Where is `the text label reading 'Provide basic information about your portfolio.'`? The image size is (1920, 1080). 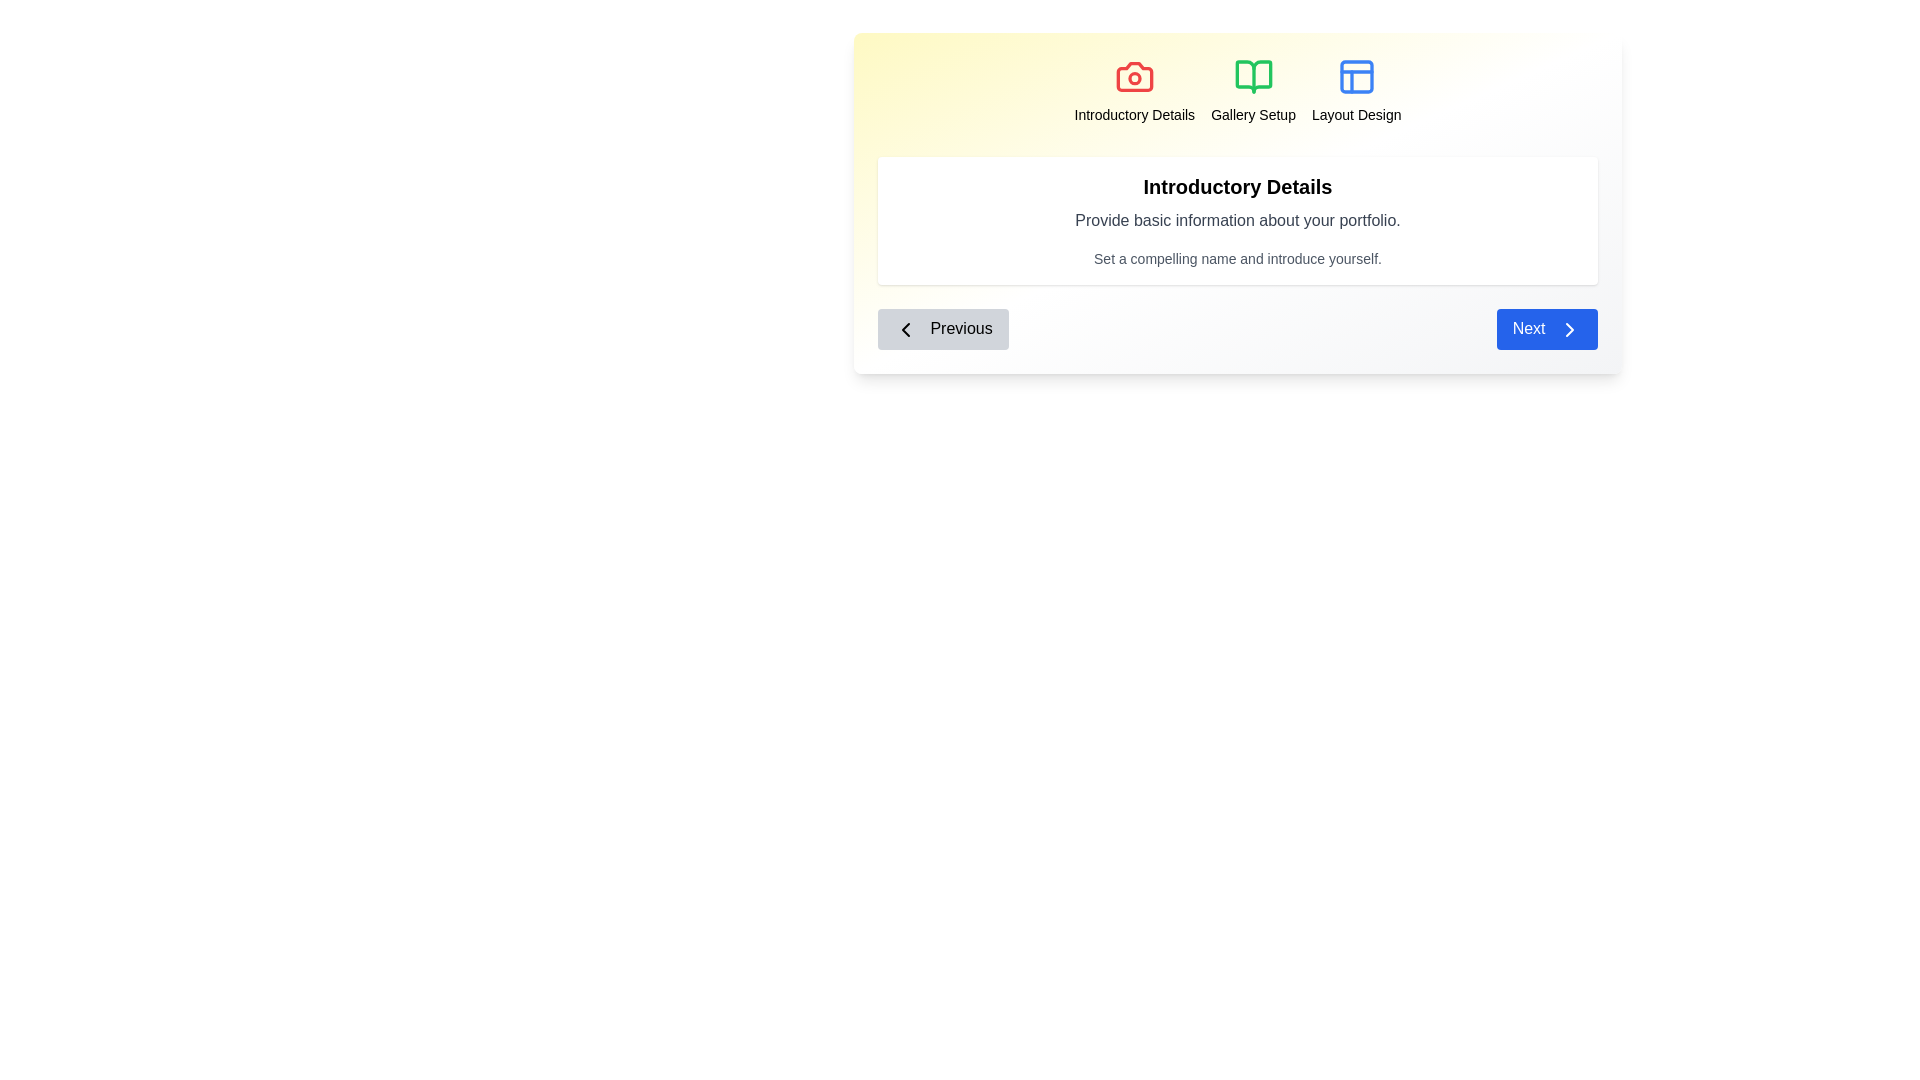 the text label reading 'Provide basic information about your portfolio.' is located at coordinates (1237, 220).